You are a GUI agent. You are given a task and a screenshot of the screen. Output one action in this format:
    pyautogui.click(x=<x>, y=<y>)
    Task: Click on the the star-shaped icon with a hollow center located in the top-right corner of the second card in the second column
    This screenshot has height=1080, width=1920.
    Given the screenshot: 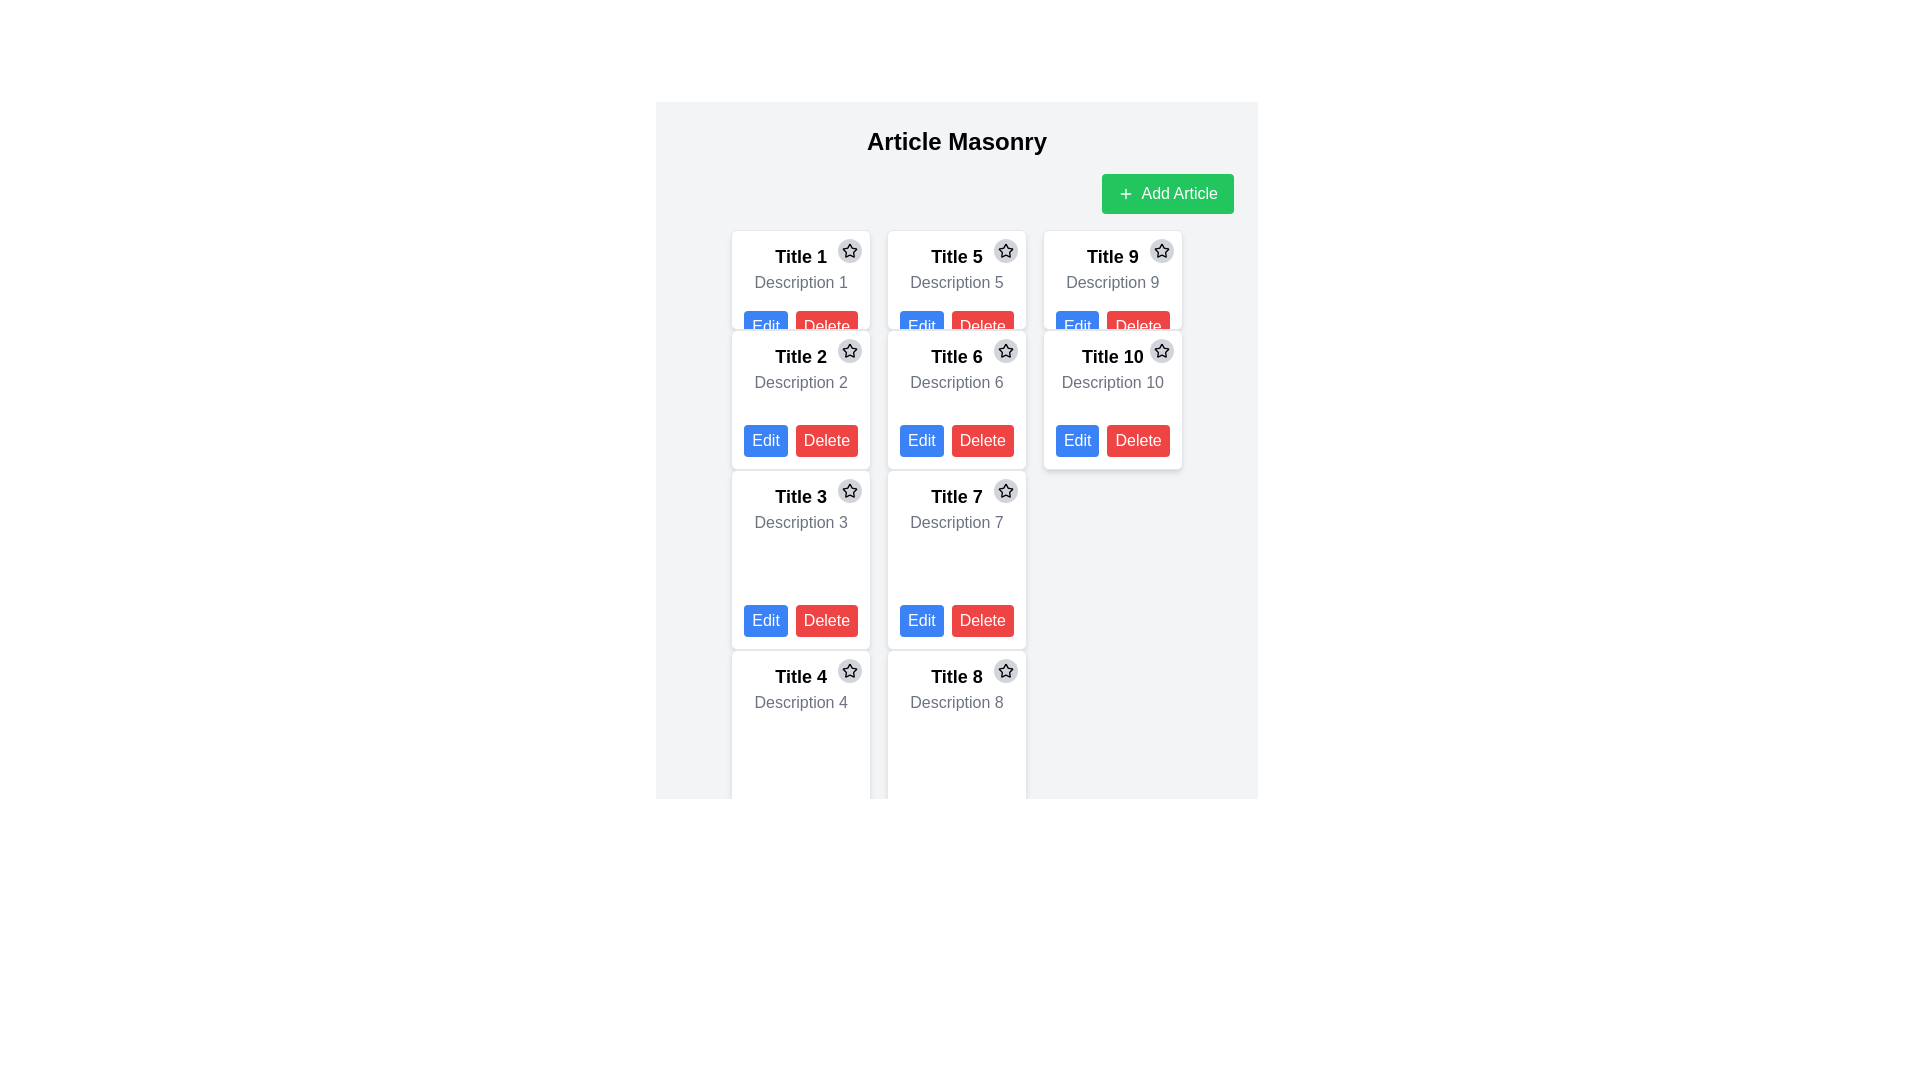 What is the action you would take?
    pyautogui.click(x=850, y=349)
    